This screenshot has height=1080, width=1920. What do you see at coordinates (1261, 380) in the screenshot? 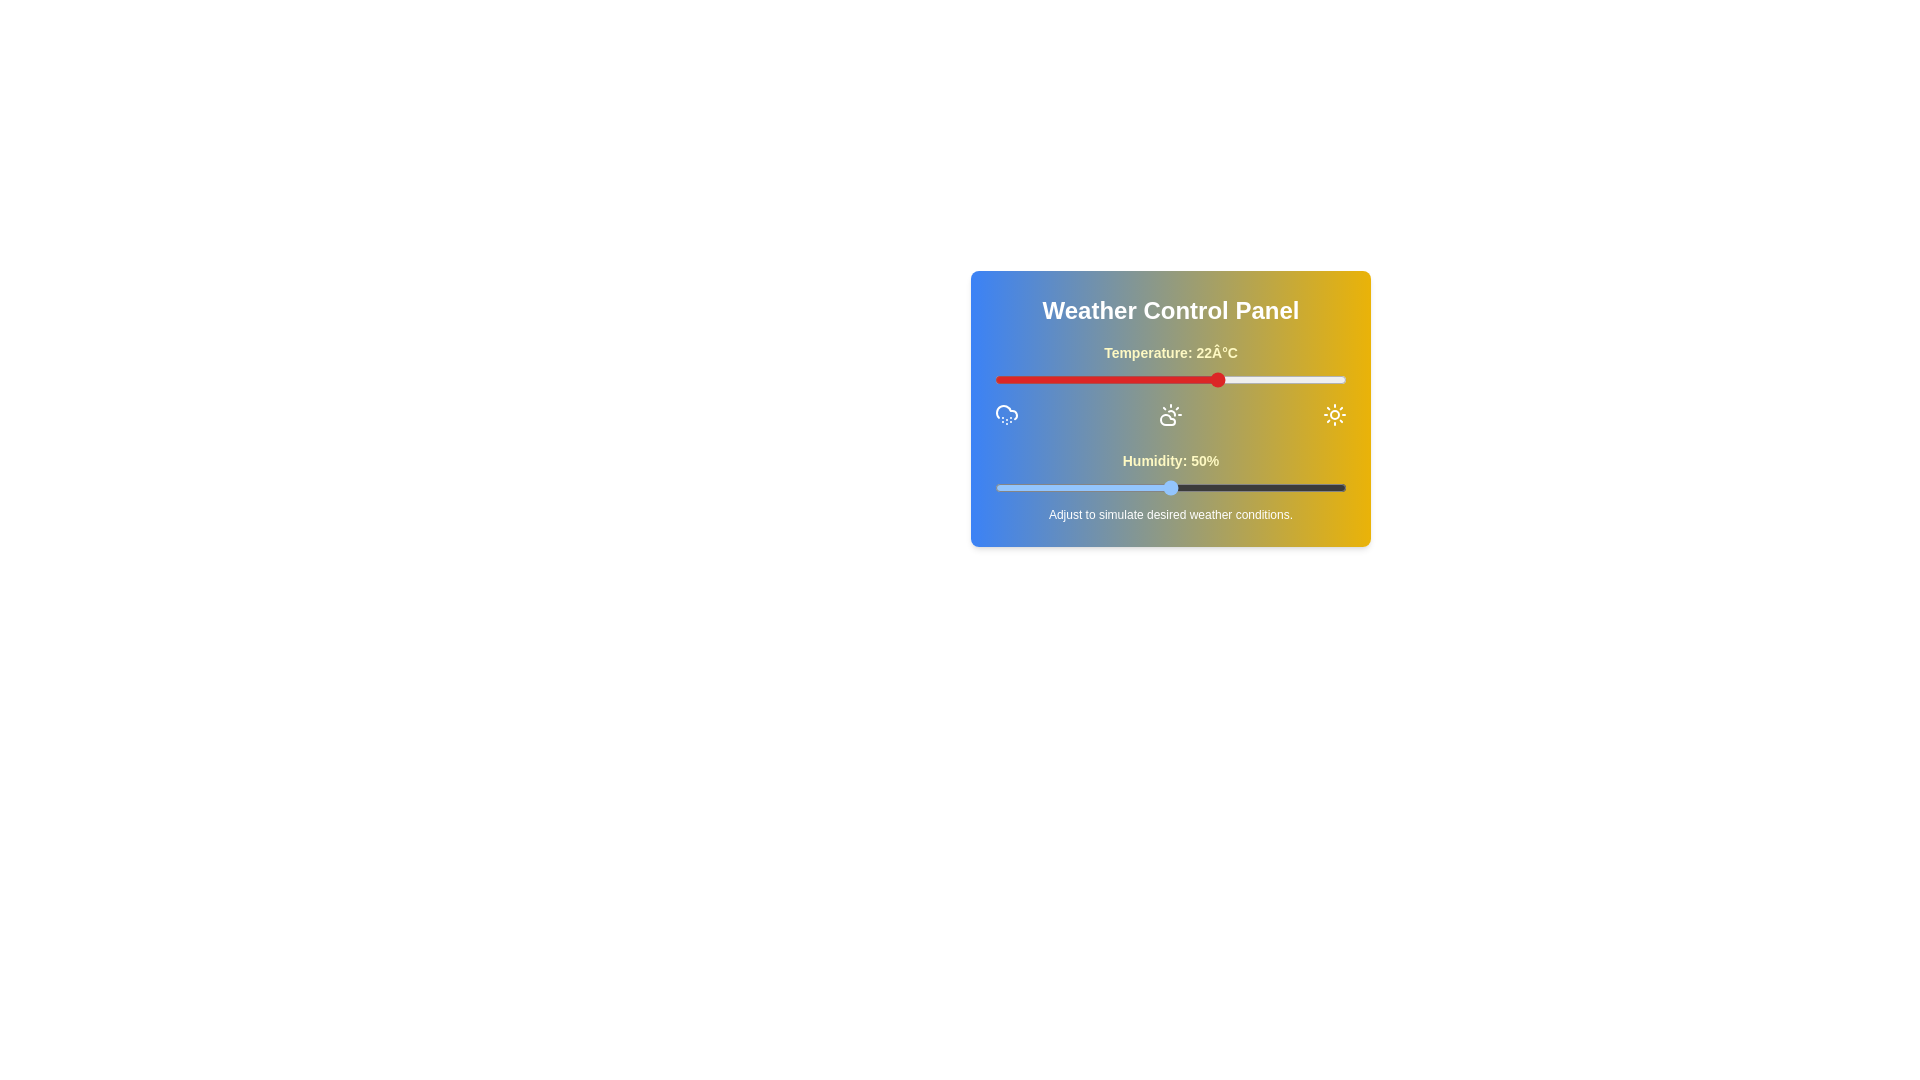
I see `the temperature` at bounding box center [1261, 380].